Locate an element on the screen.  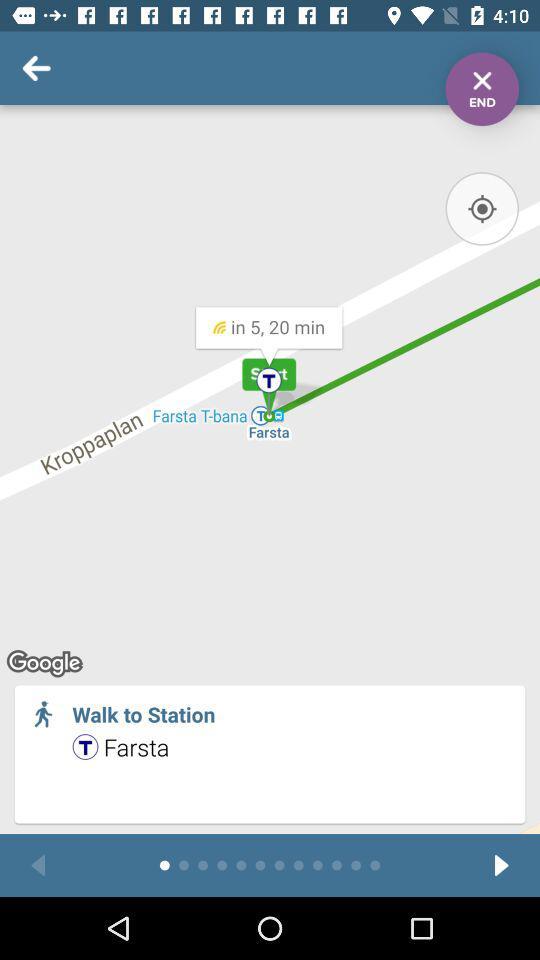
page is located at coordinates (481, 89).